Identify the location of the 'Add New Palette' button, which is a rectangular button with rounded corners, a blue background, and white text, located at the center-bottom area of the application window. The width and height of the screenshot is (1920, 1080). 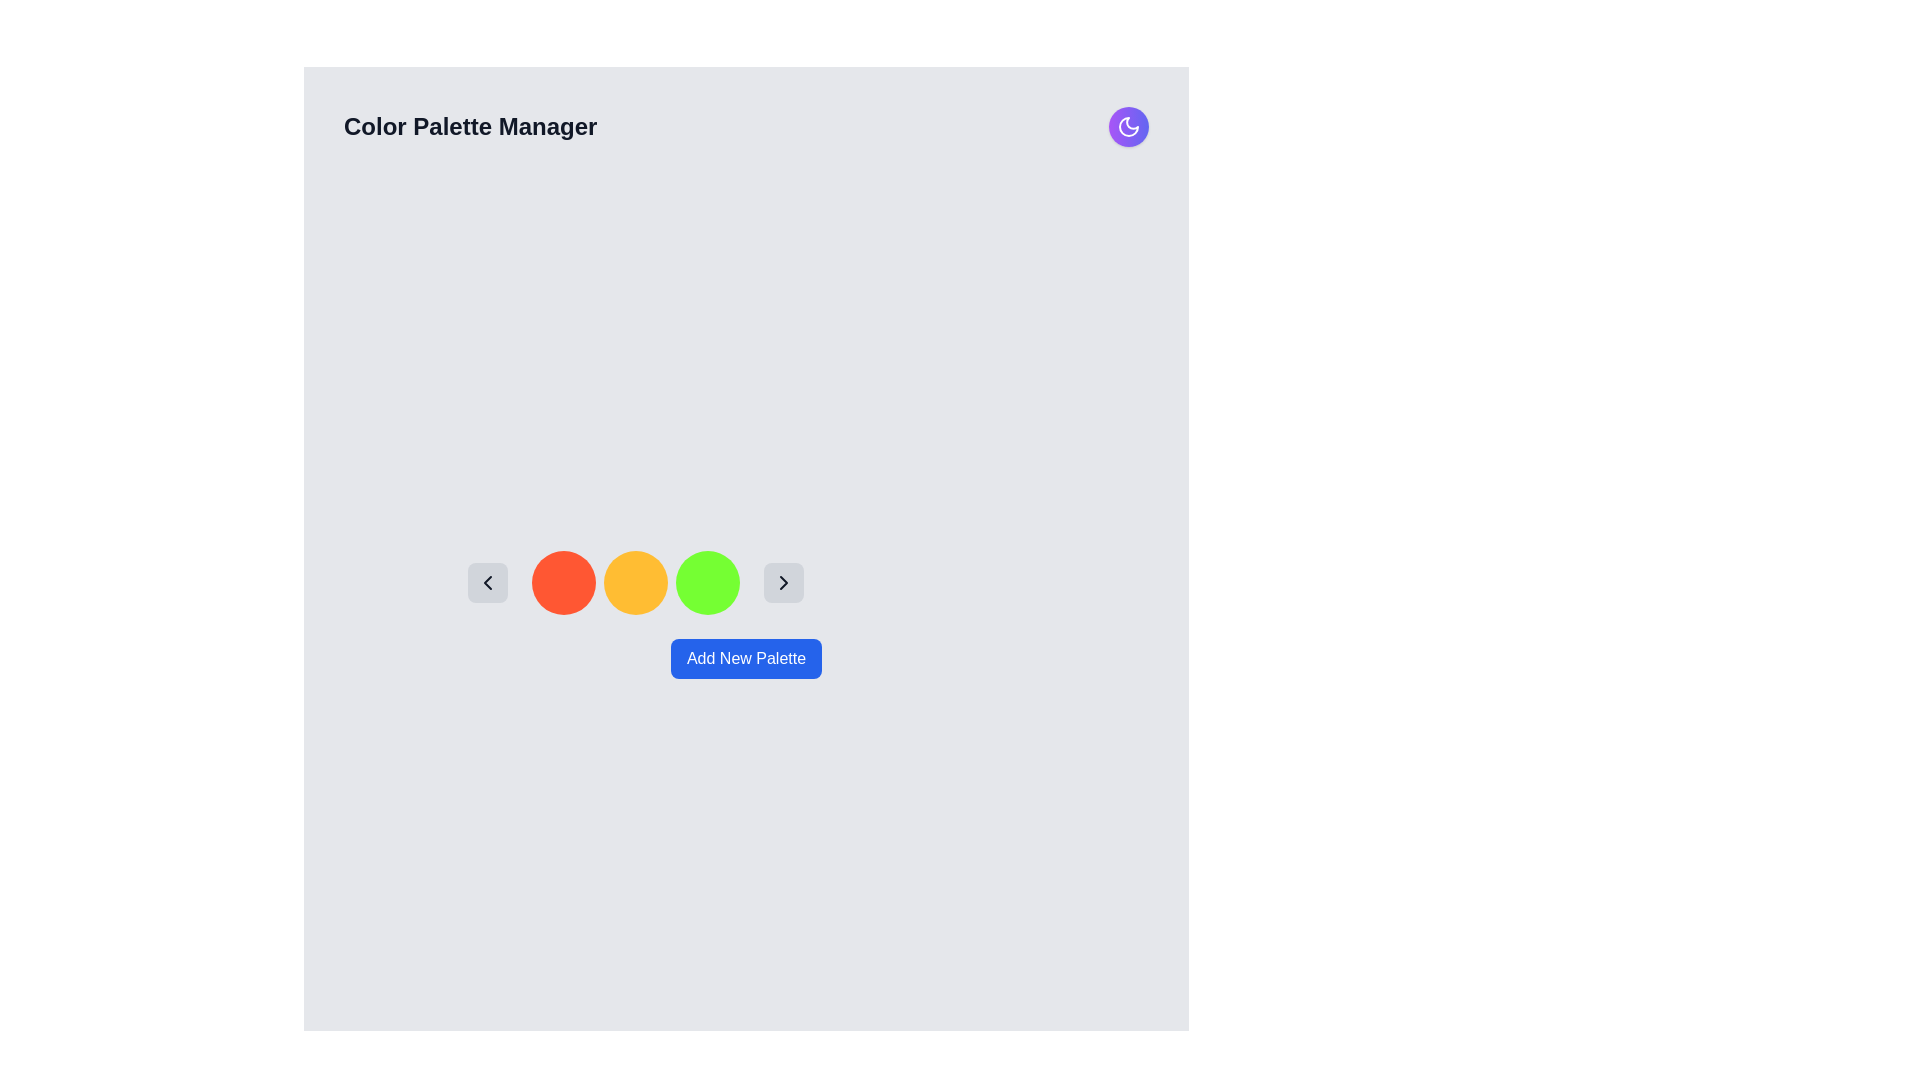
(745, 659).